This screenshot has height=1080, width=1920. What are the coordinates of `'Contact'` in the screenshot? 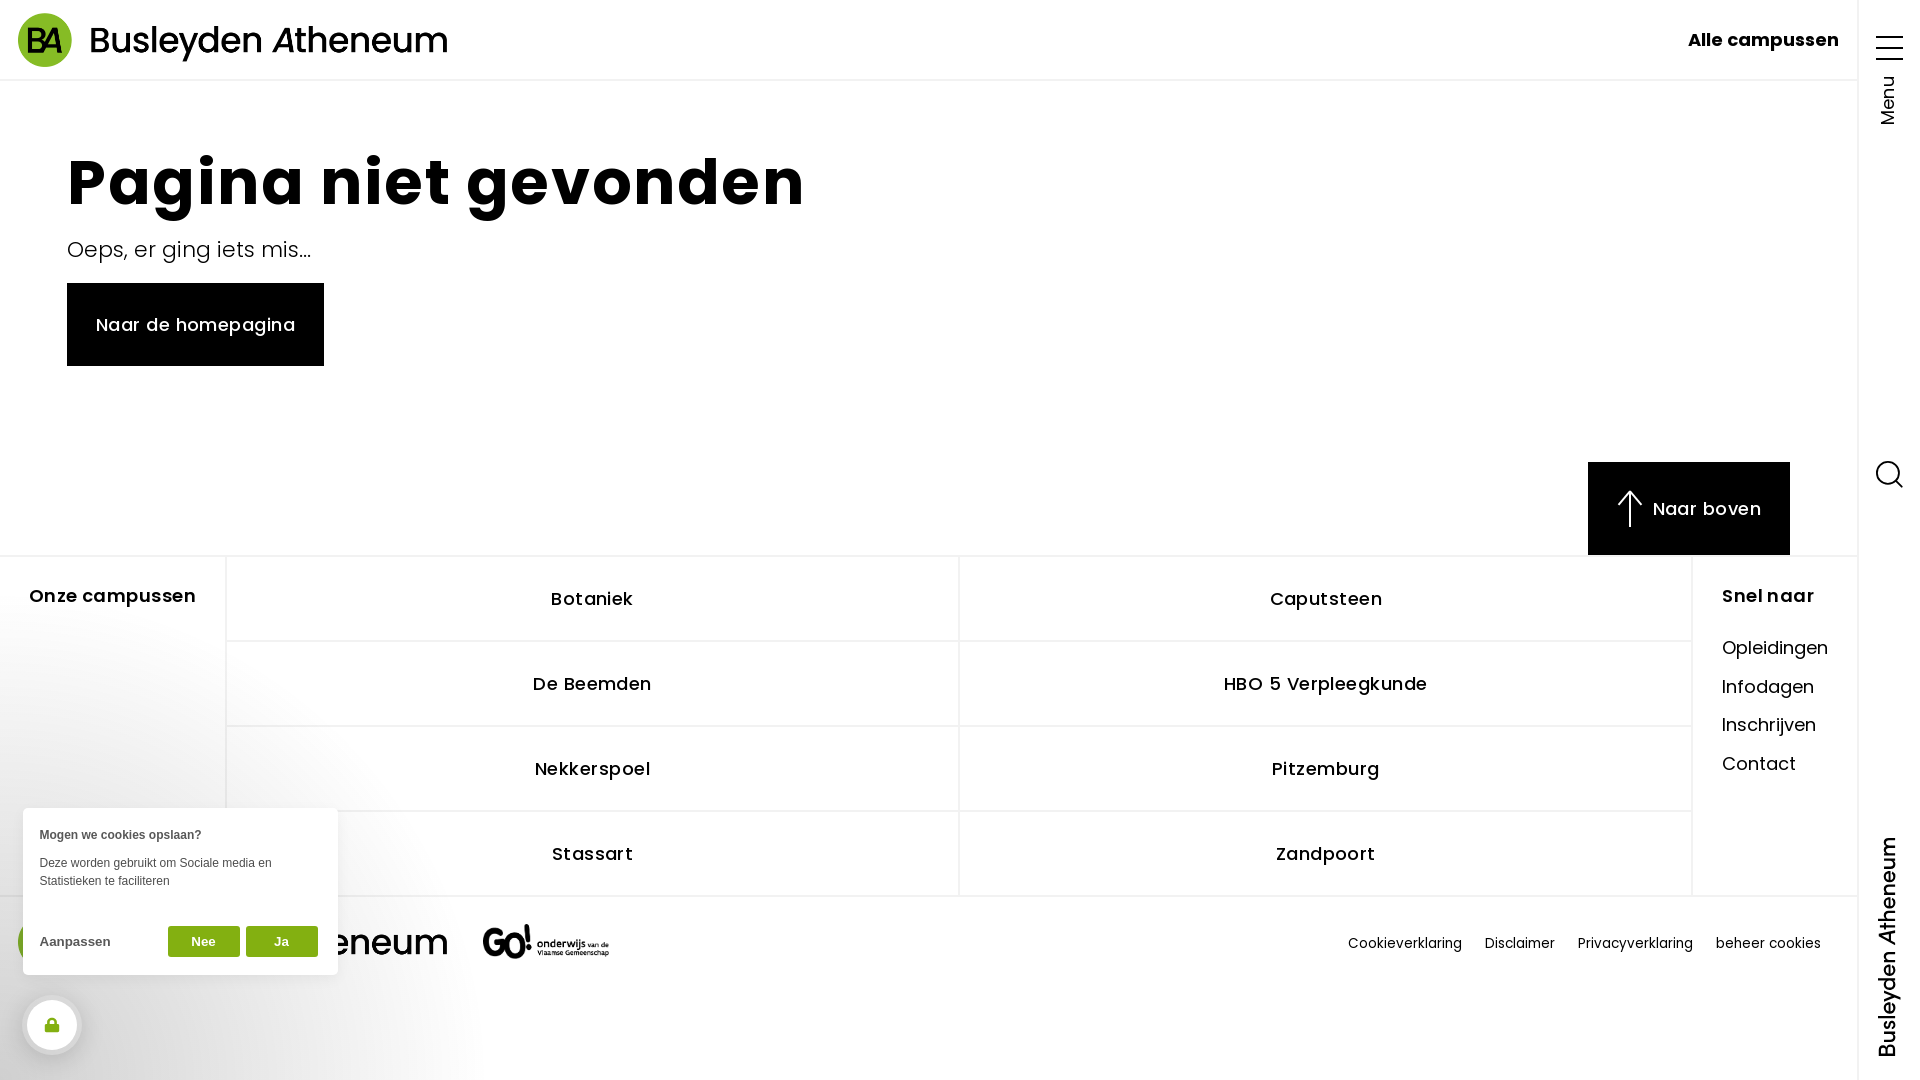 It's located at (1757, 763).